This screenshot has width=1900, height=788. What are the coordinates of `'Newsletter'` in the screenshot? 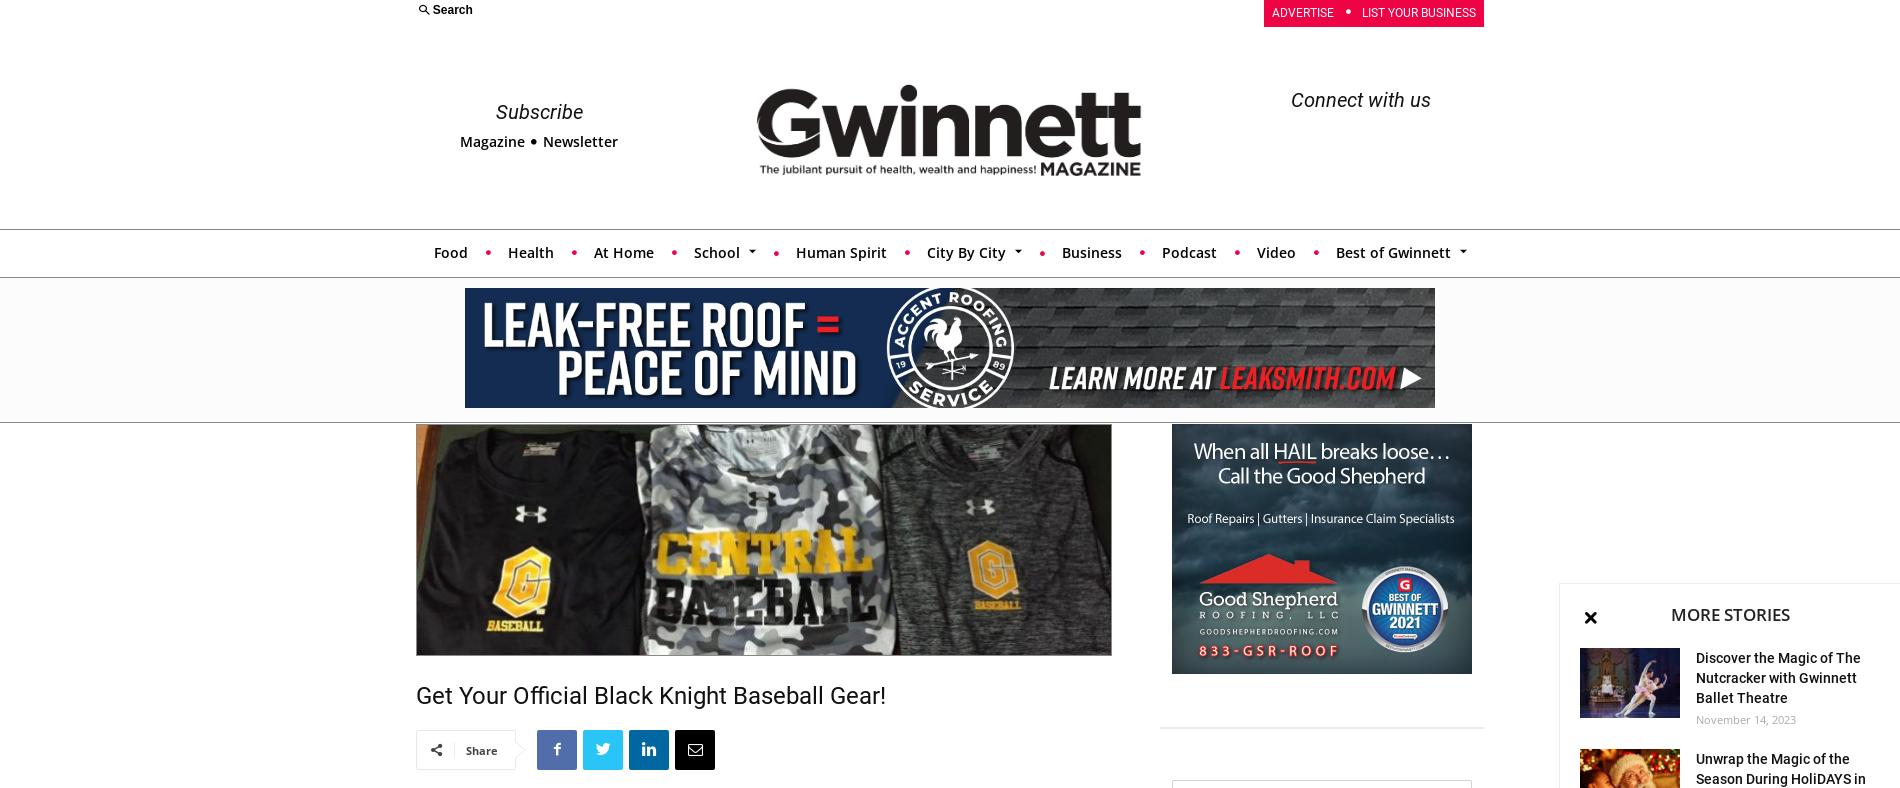 It's located at (580, 141).